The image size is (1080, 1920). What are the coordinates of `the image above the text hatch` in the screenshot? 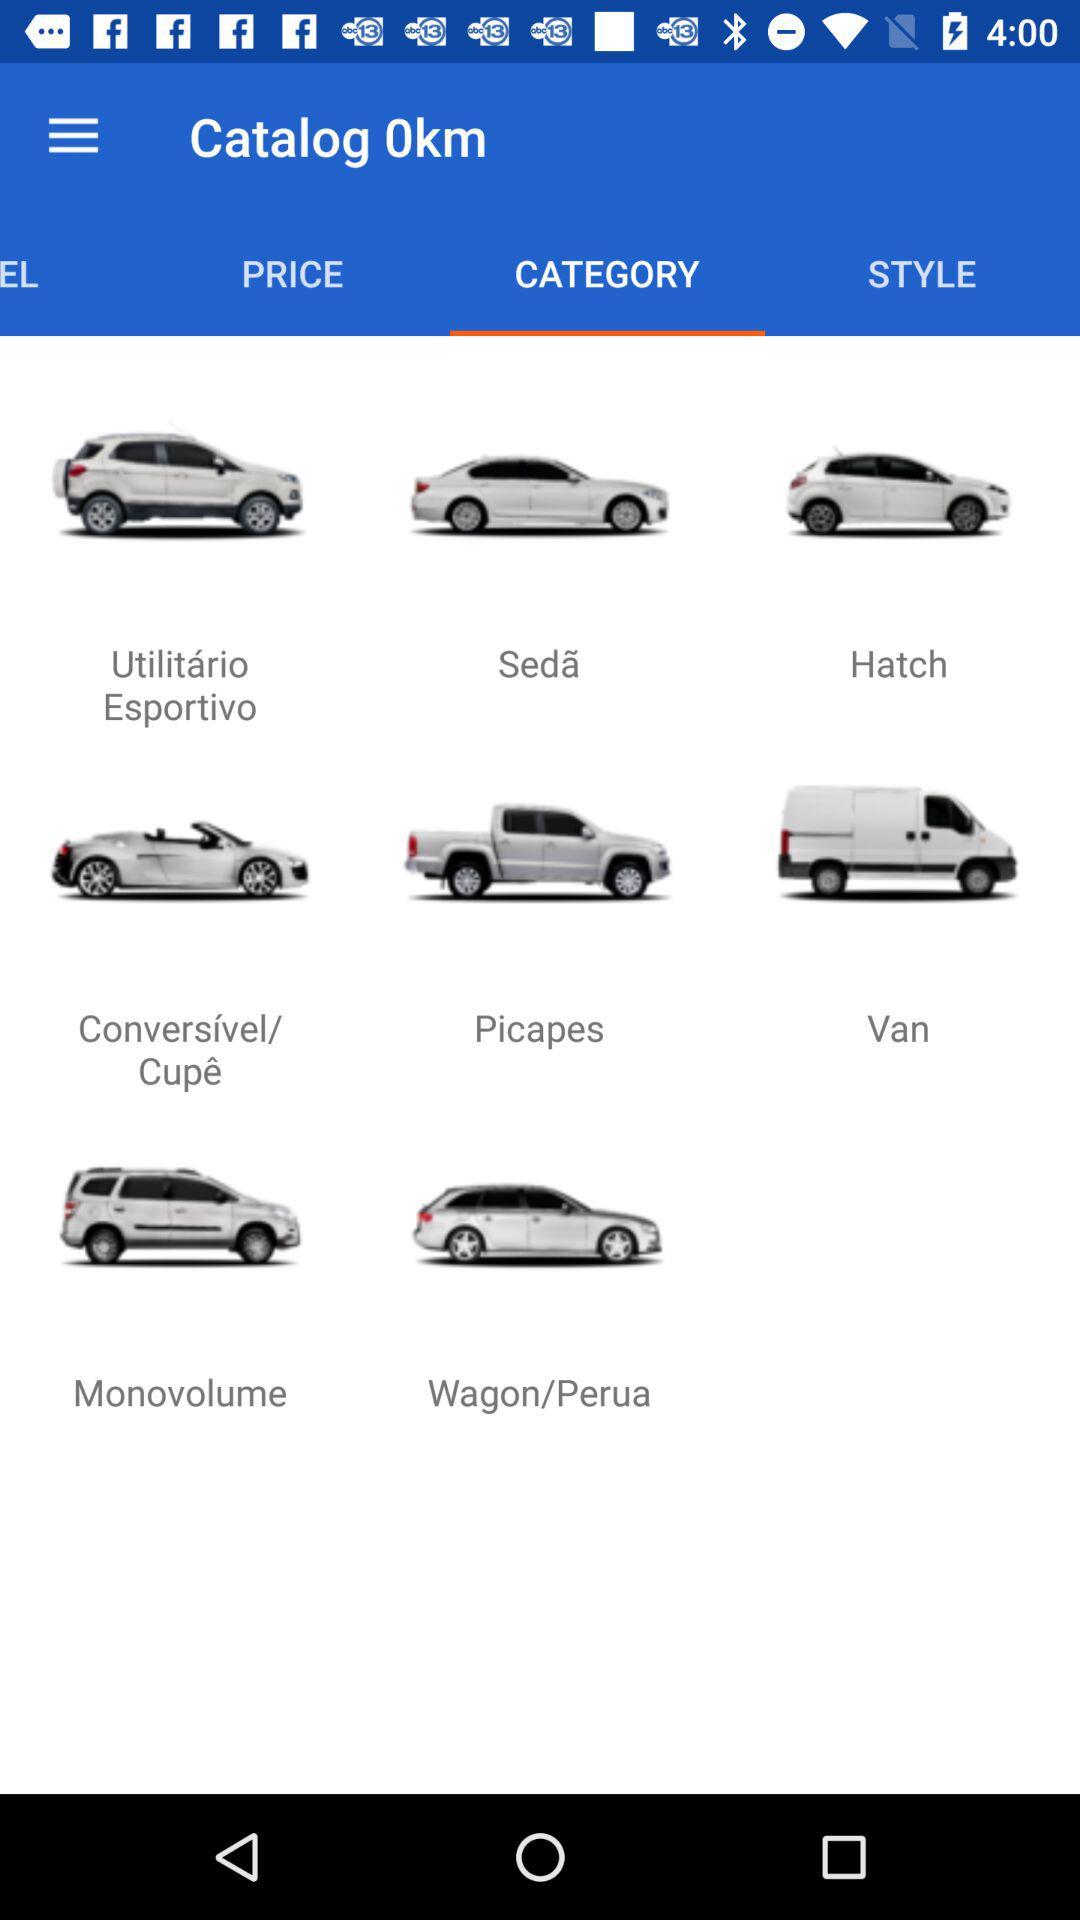 It's located at (897, 480).